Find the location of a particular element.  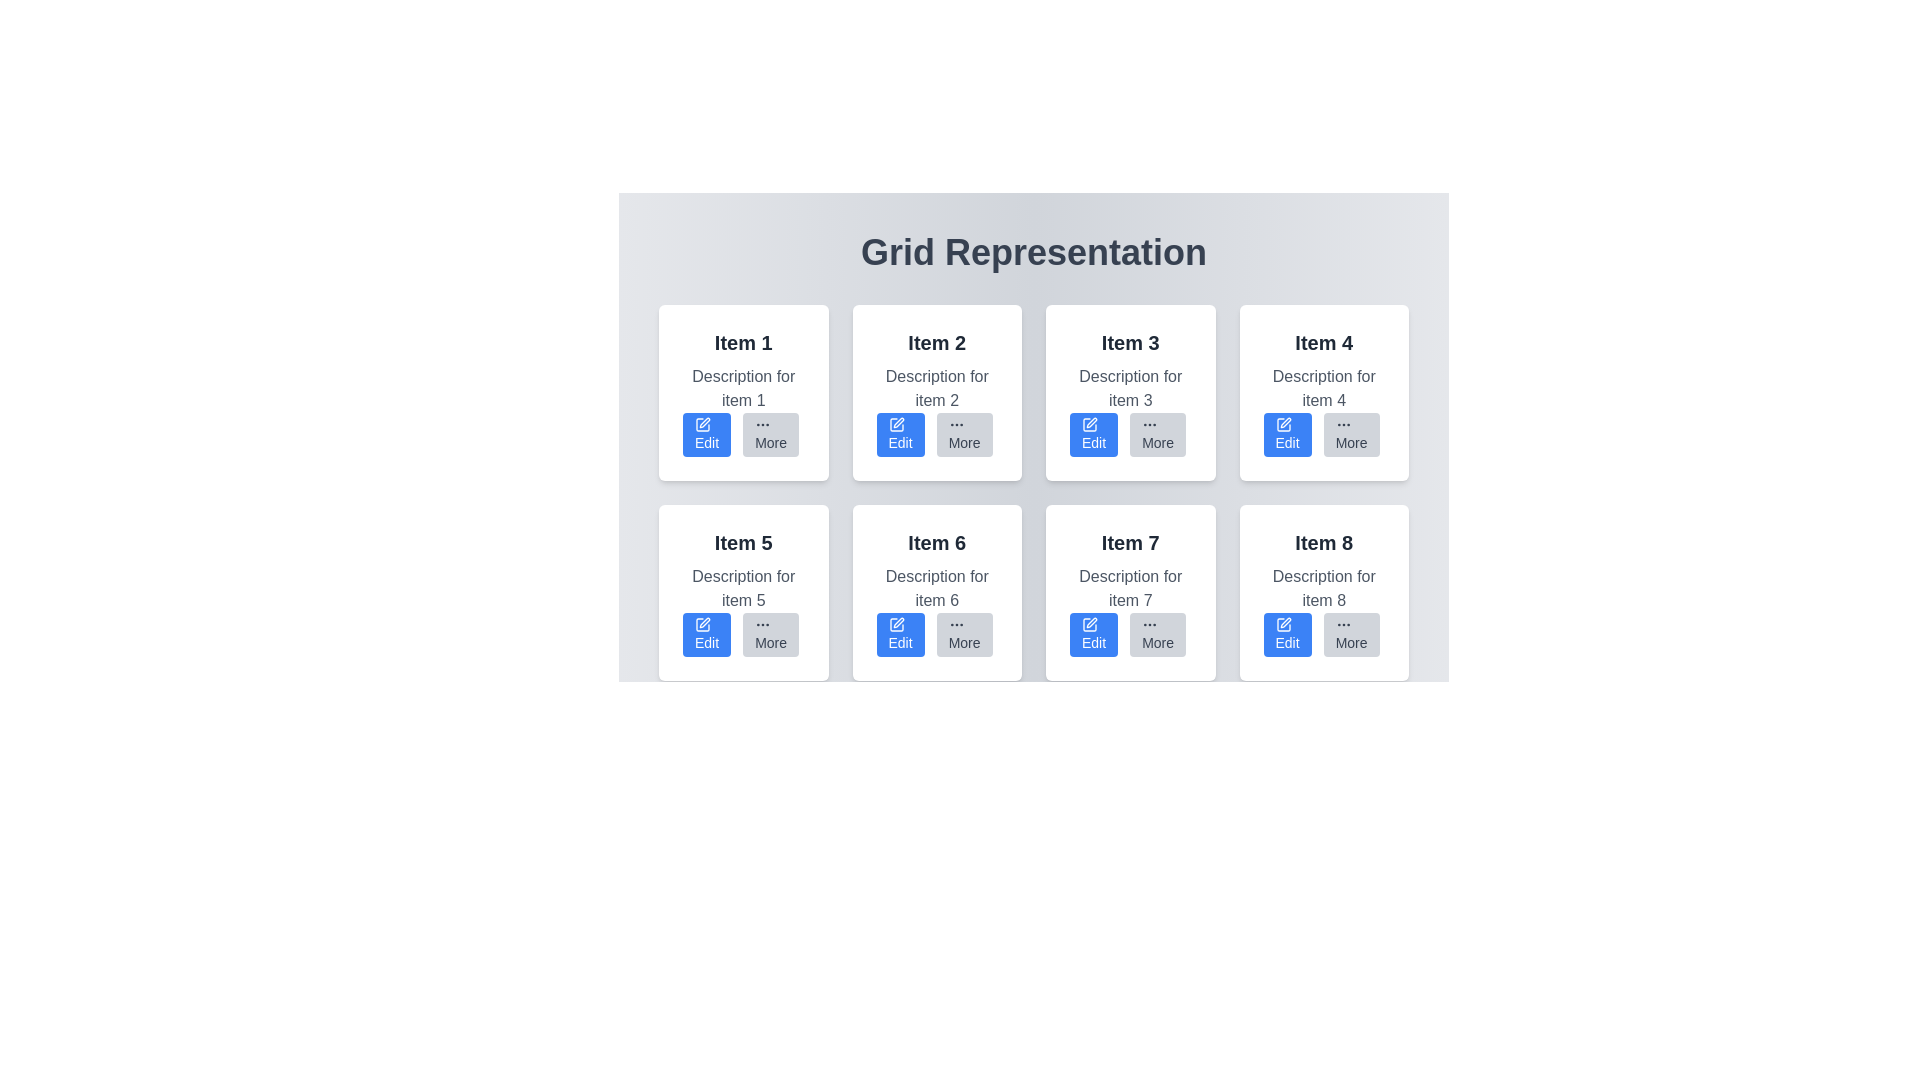

the edit button located is located at coordinates (899, 834).